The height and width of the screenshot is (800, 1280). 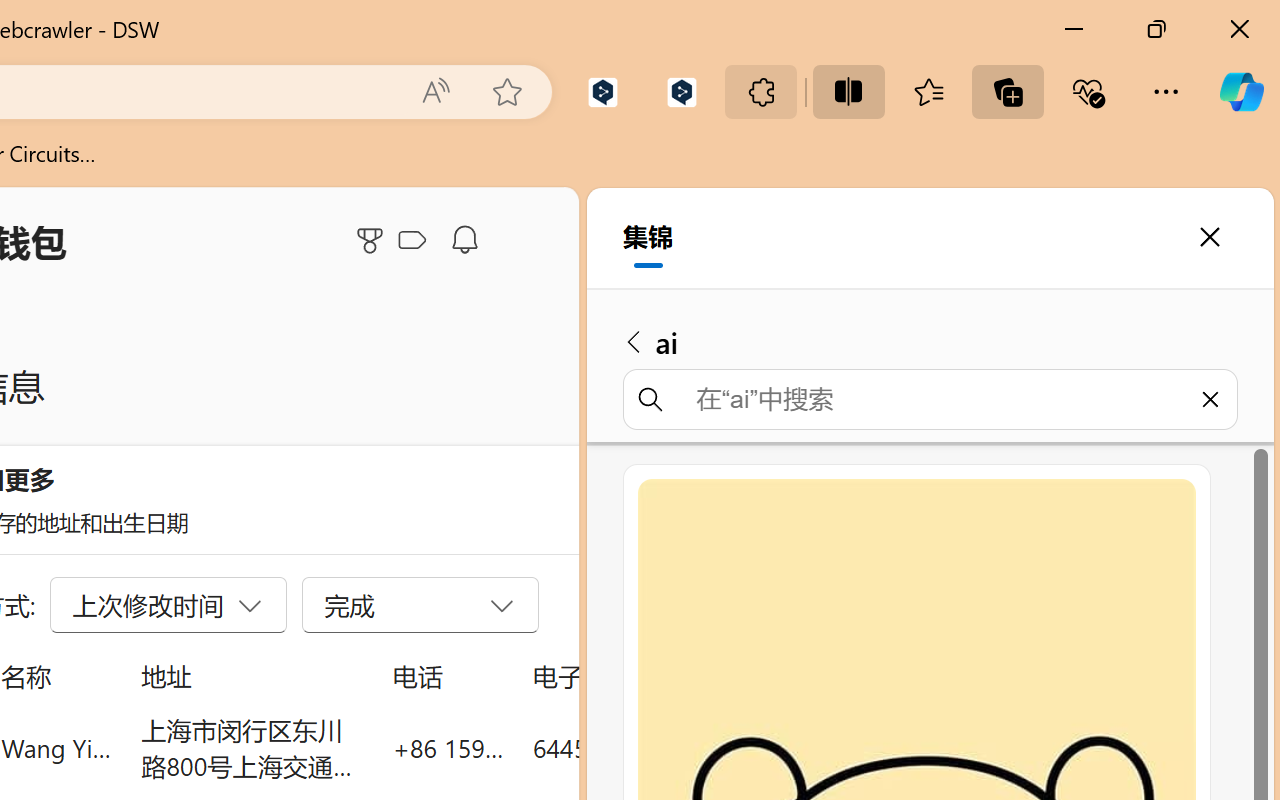 I want to click on 'Microsoft Cashback', so click(x=415, y=240).